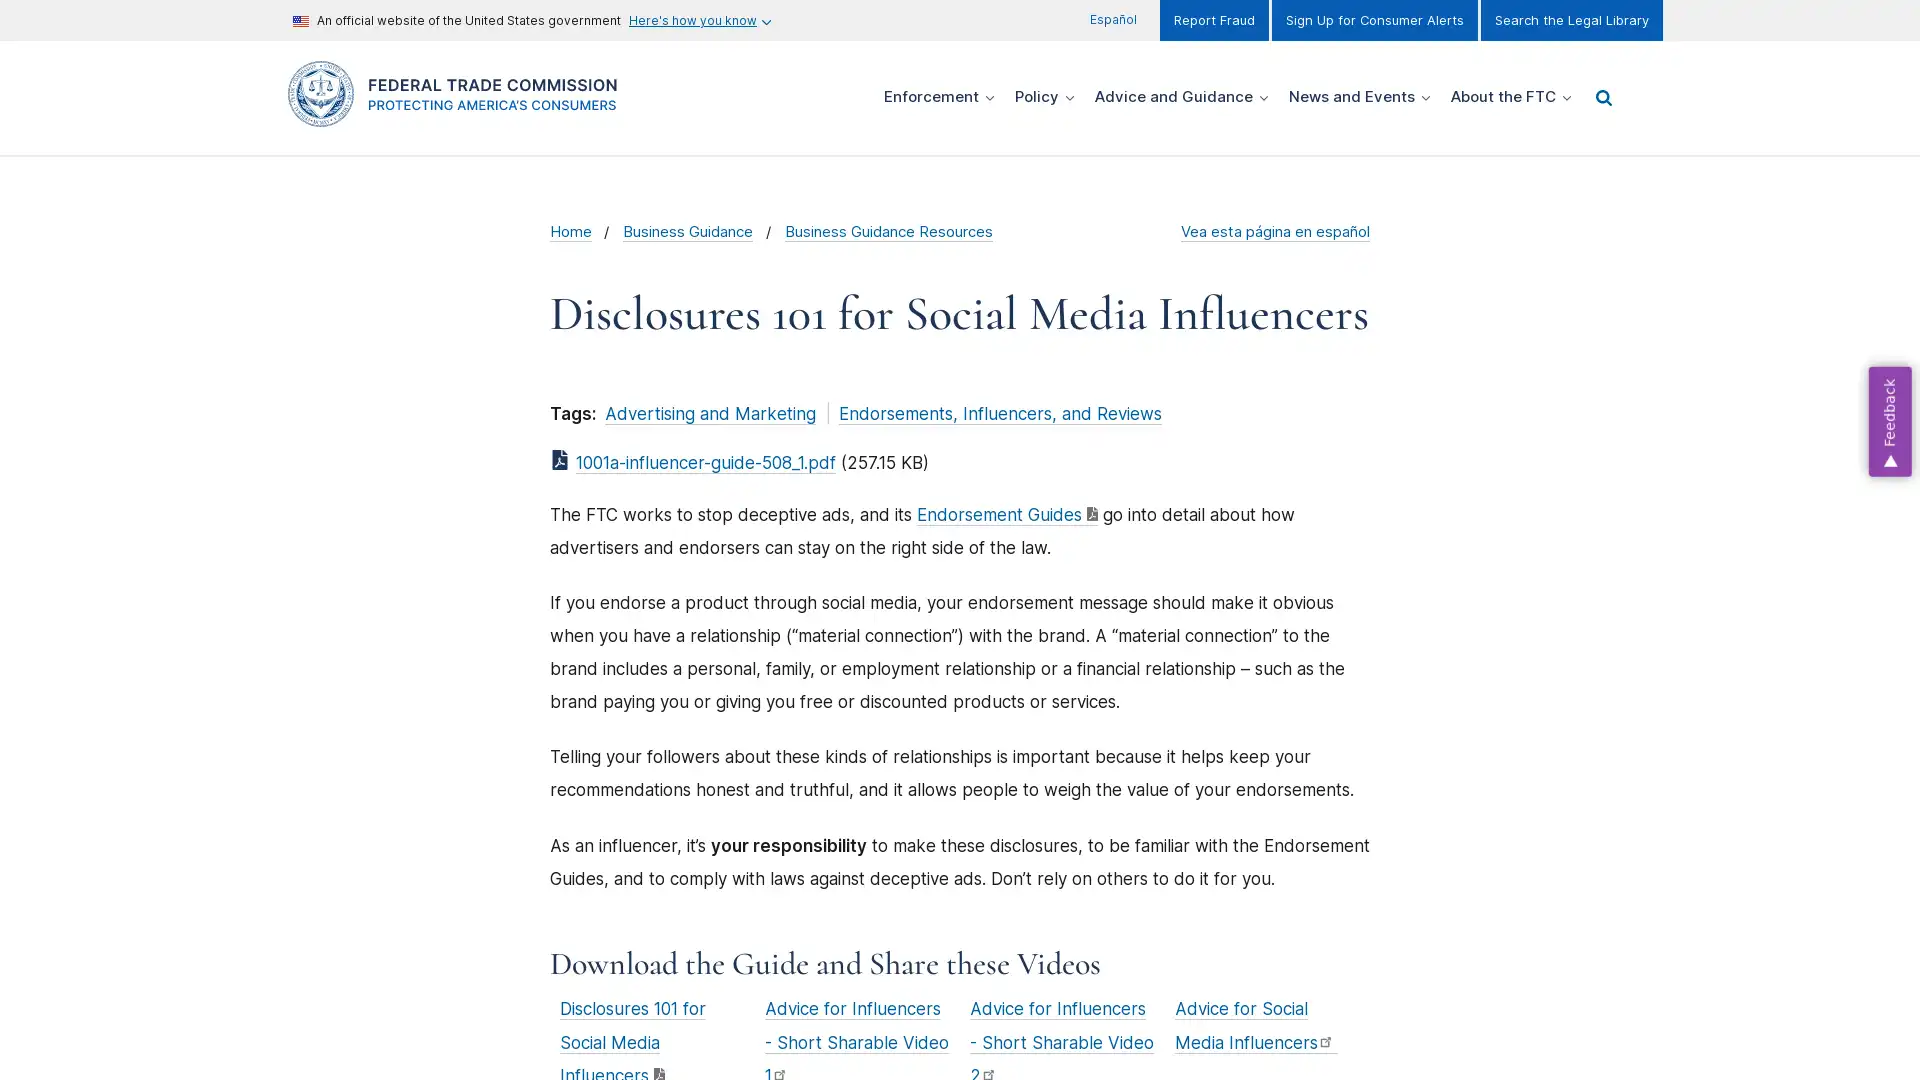 The width and height of the screenshot is (1920, 1080). I want to click on Show/hide News and Events menu items, so click(1361, 97).